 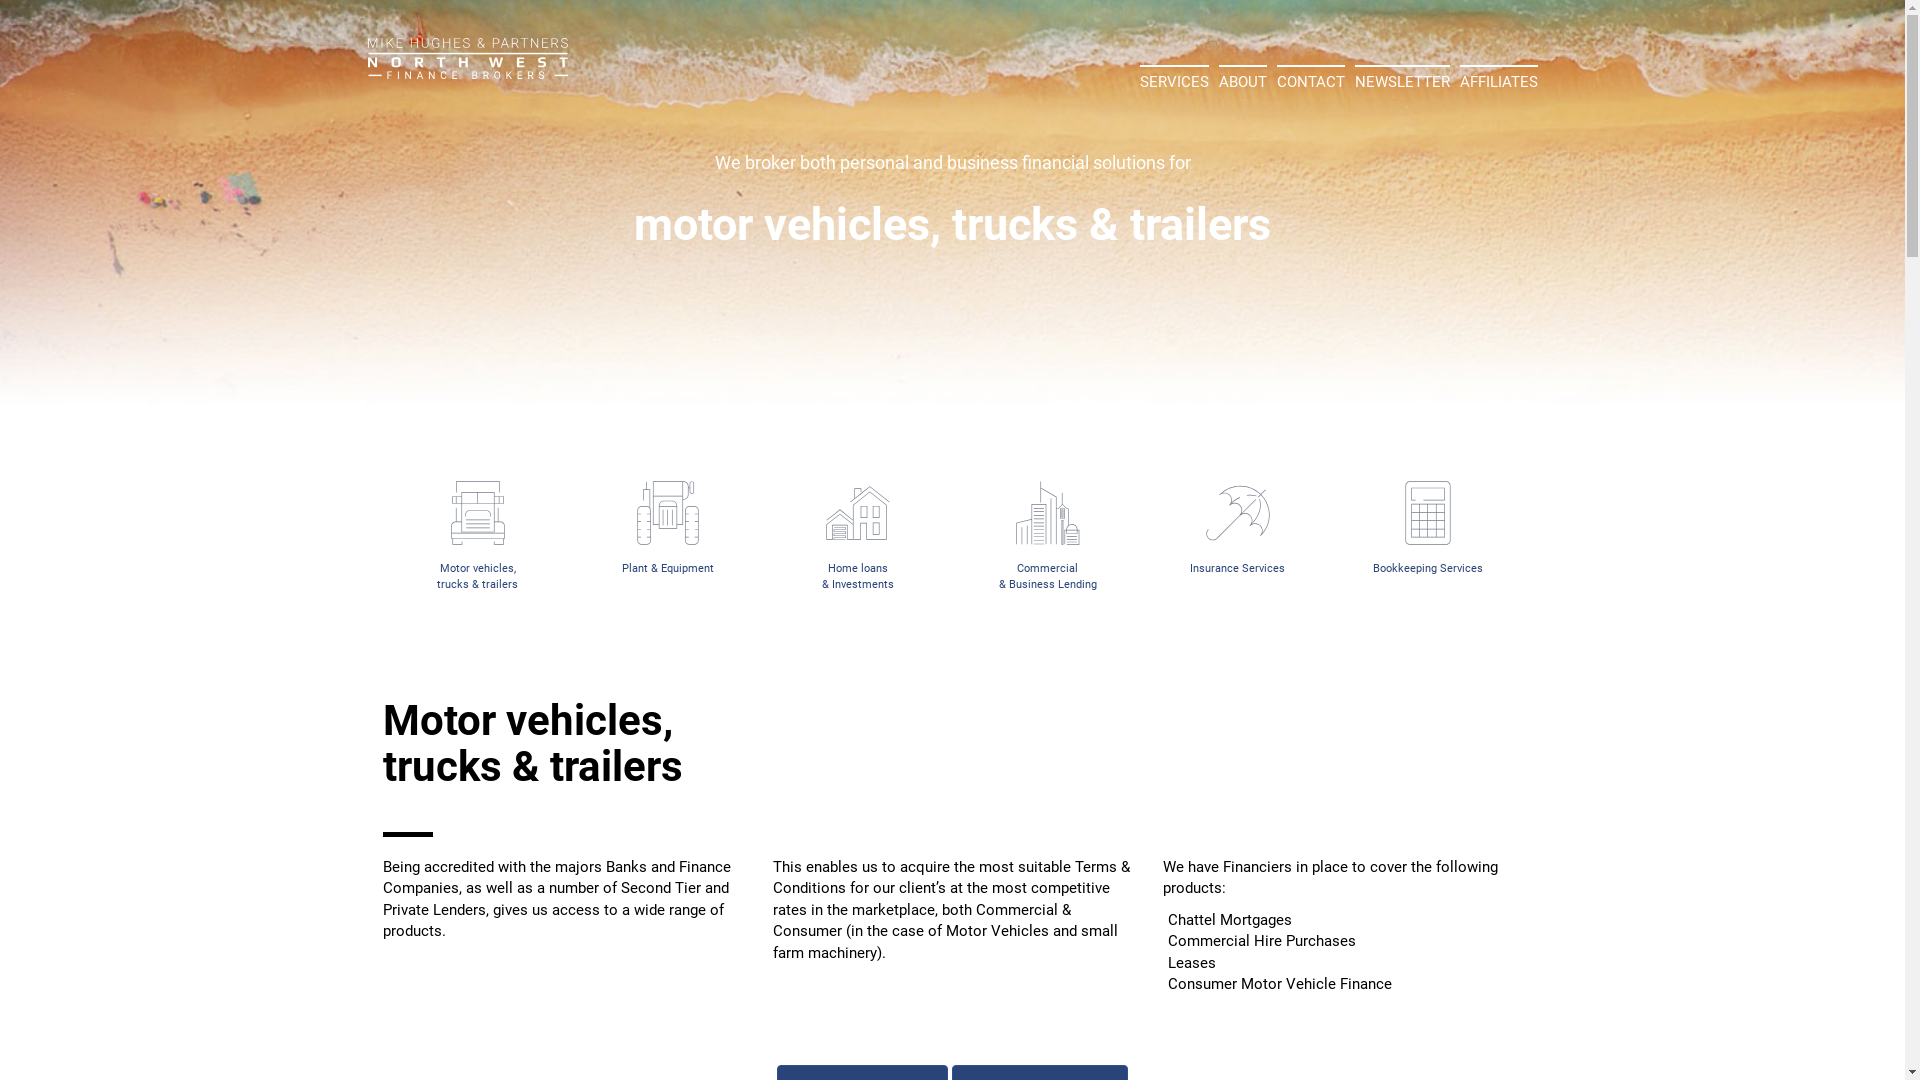 What do you see at coordinates (1140, 80) in the screenshot?
I see `'SERVICES'` at bounding box center [1140, 80].